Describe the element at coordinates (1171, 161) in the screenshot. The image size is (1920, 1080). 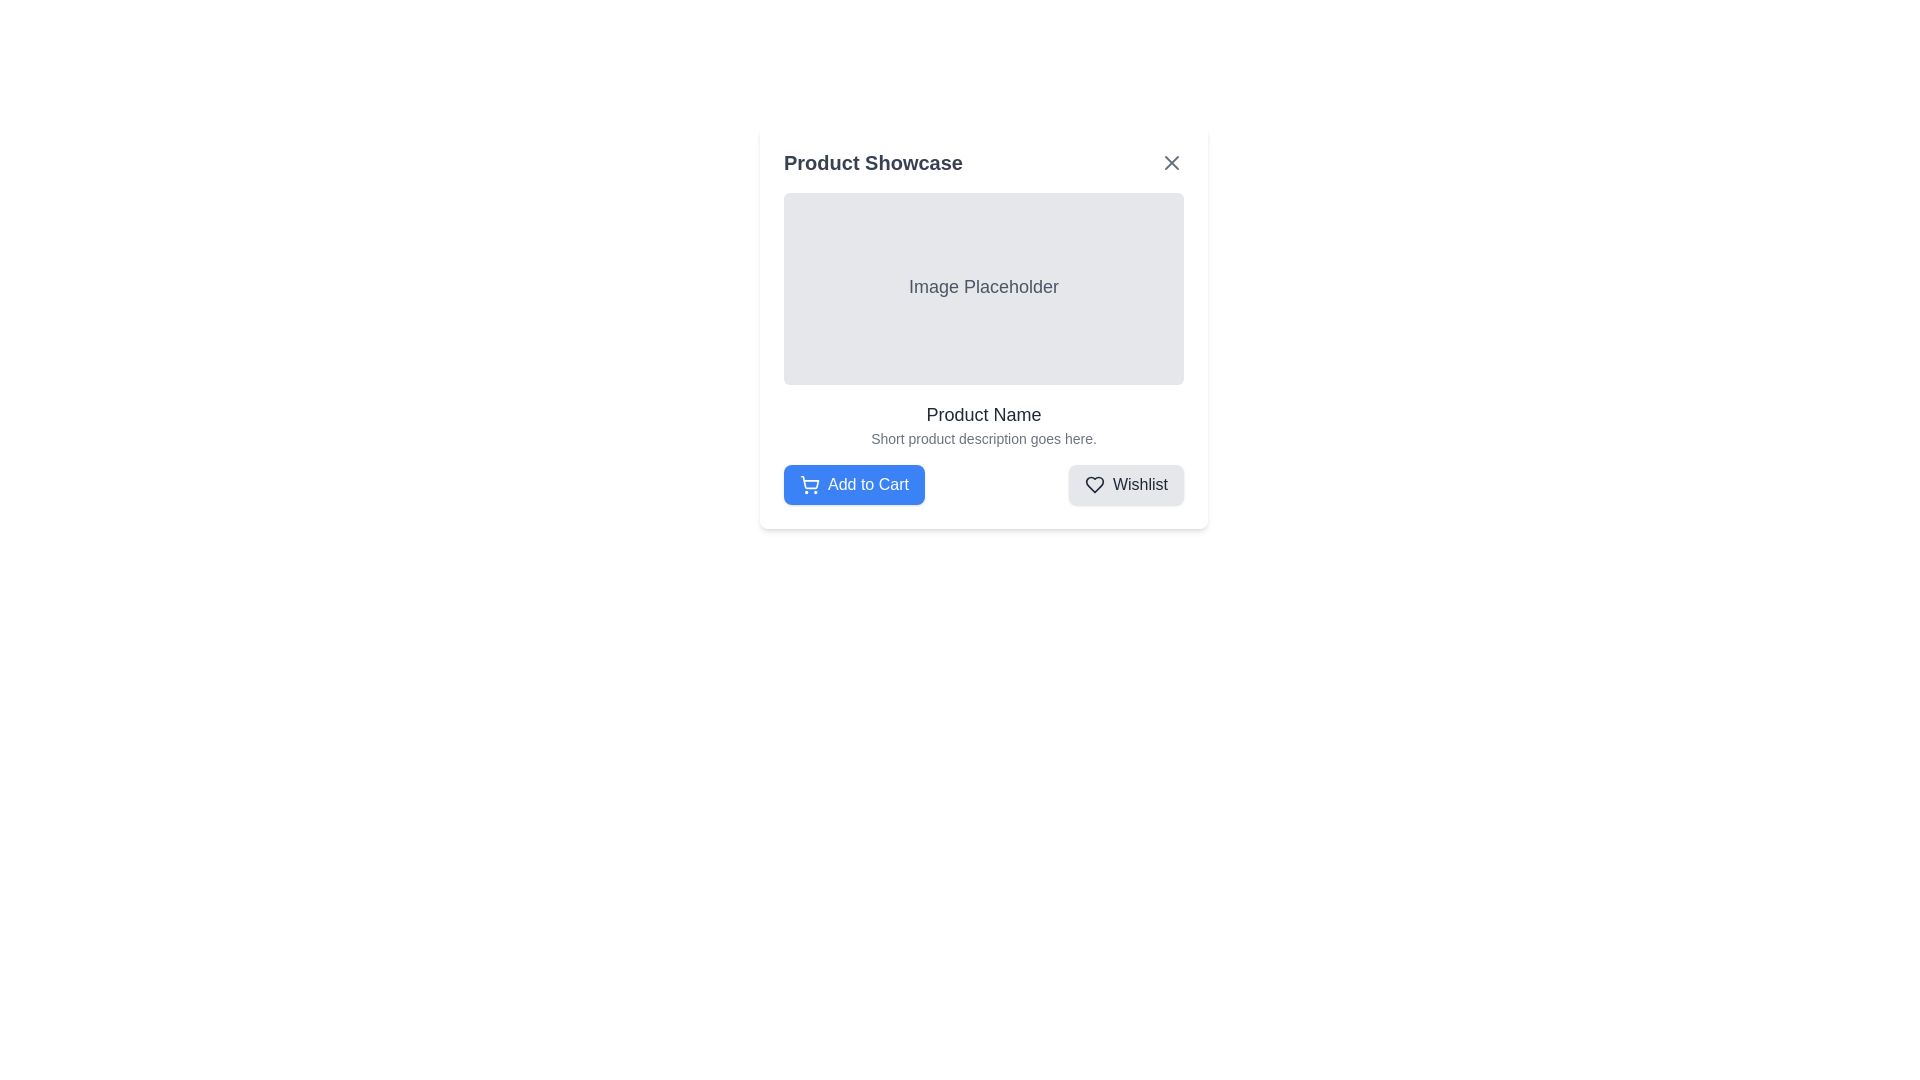
I see `the close button located at the top-right corner of the 'Product Showcase' card to observe a color change` at that location.